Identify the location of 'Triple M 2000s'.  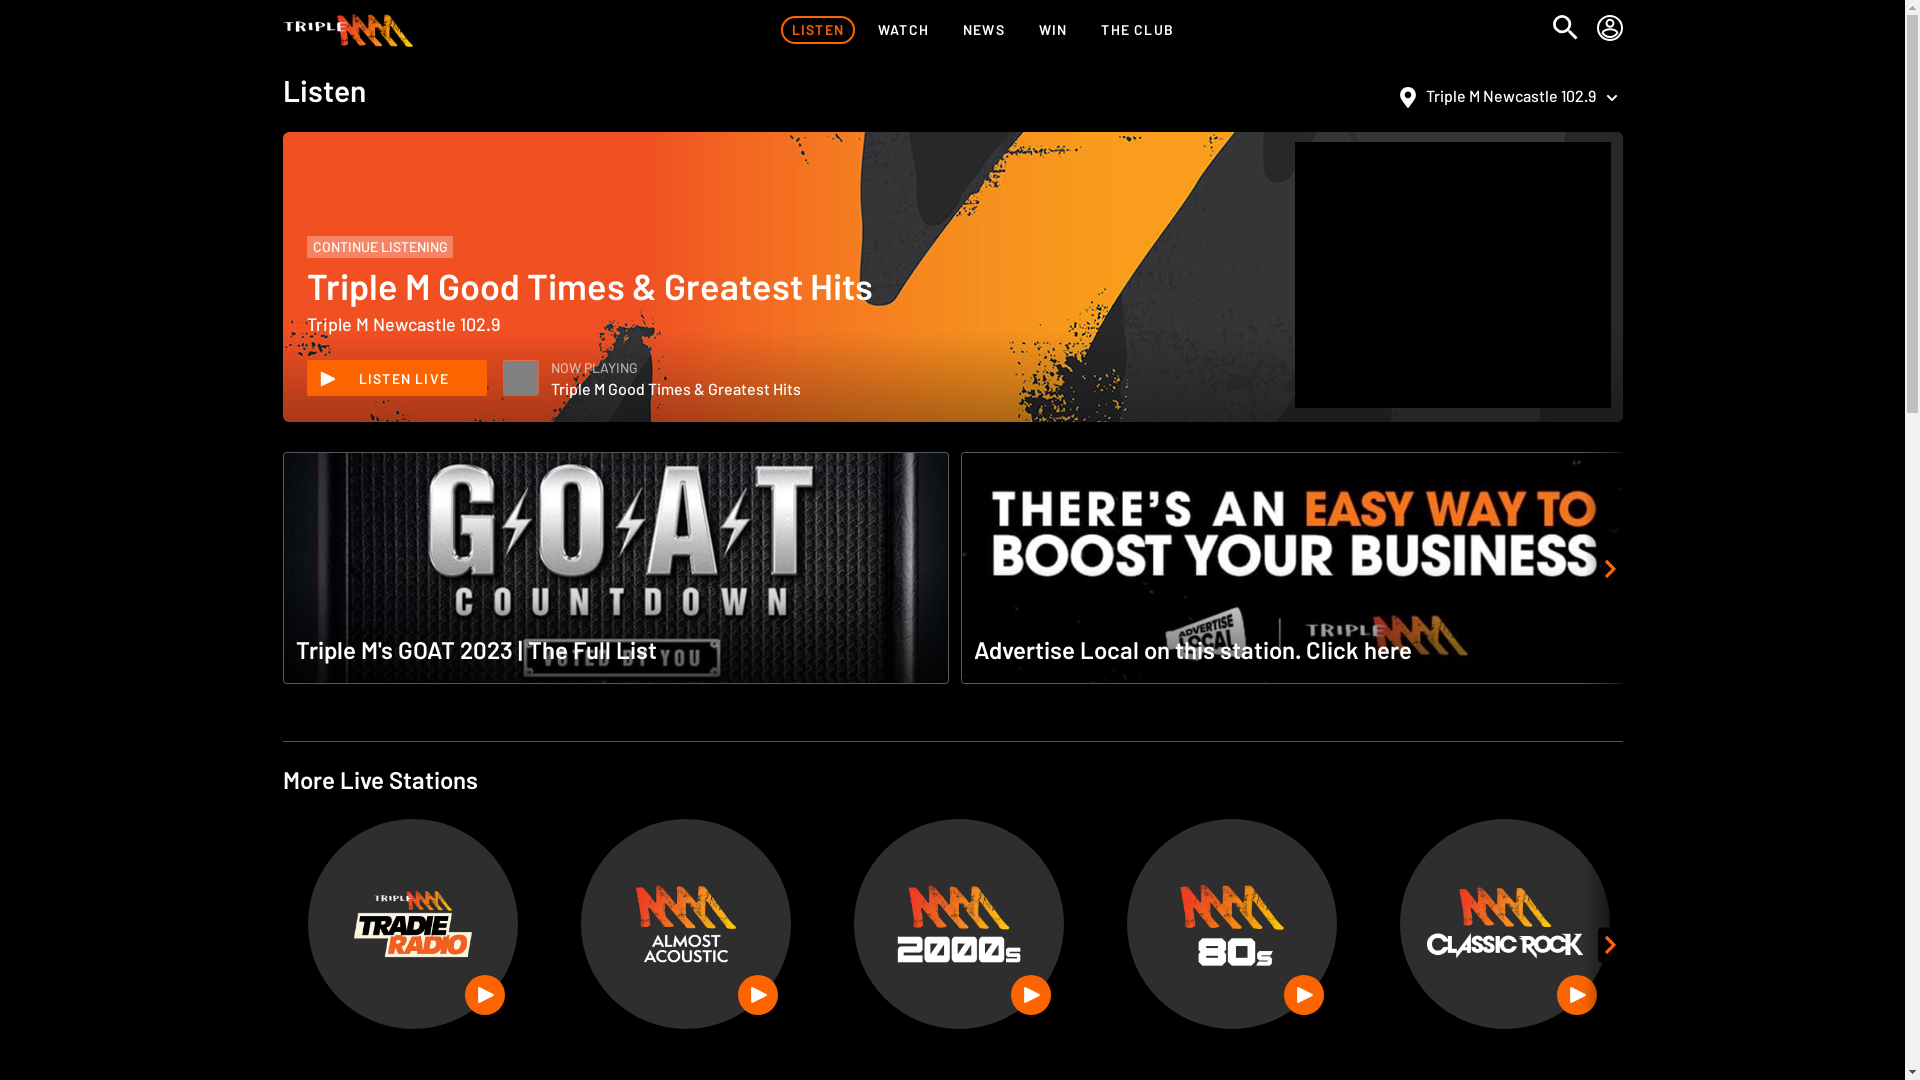
(958, 924).